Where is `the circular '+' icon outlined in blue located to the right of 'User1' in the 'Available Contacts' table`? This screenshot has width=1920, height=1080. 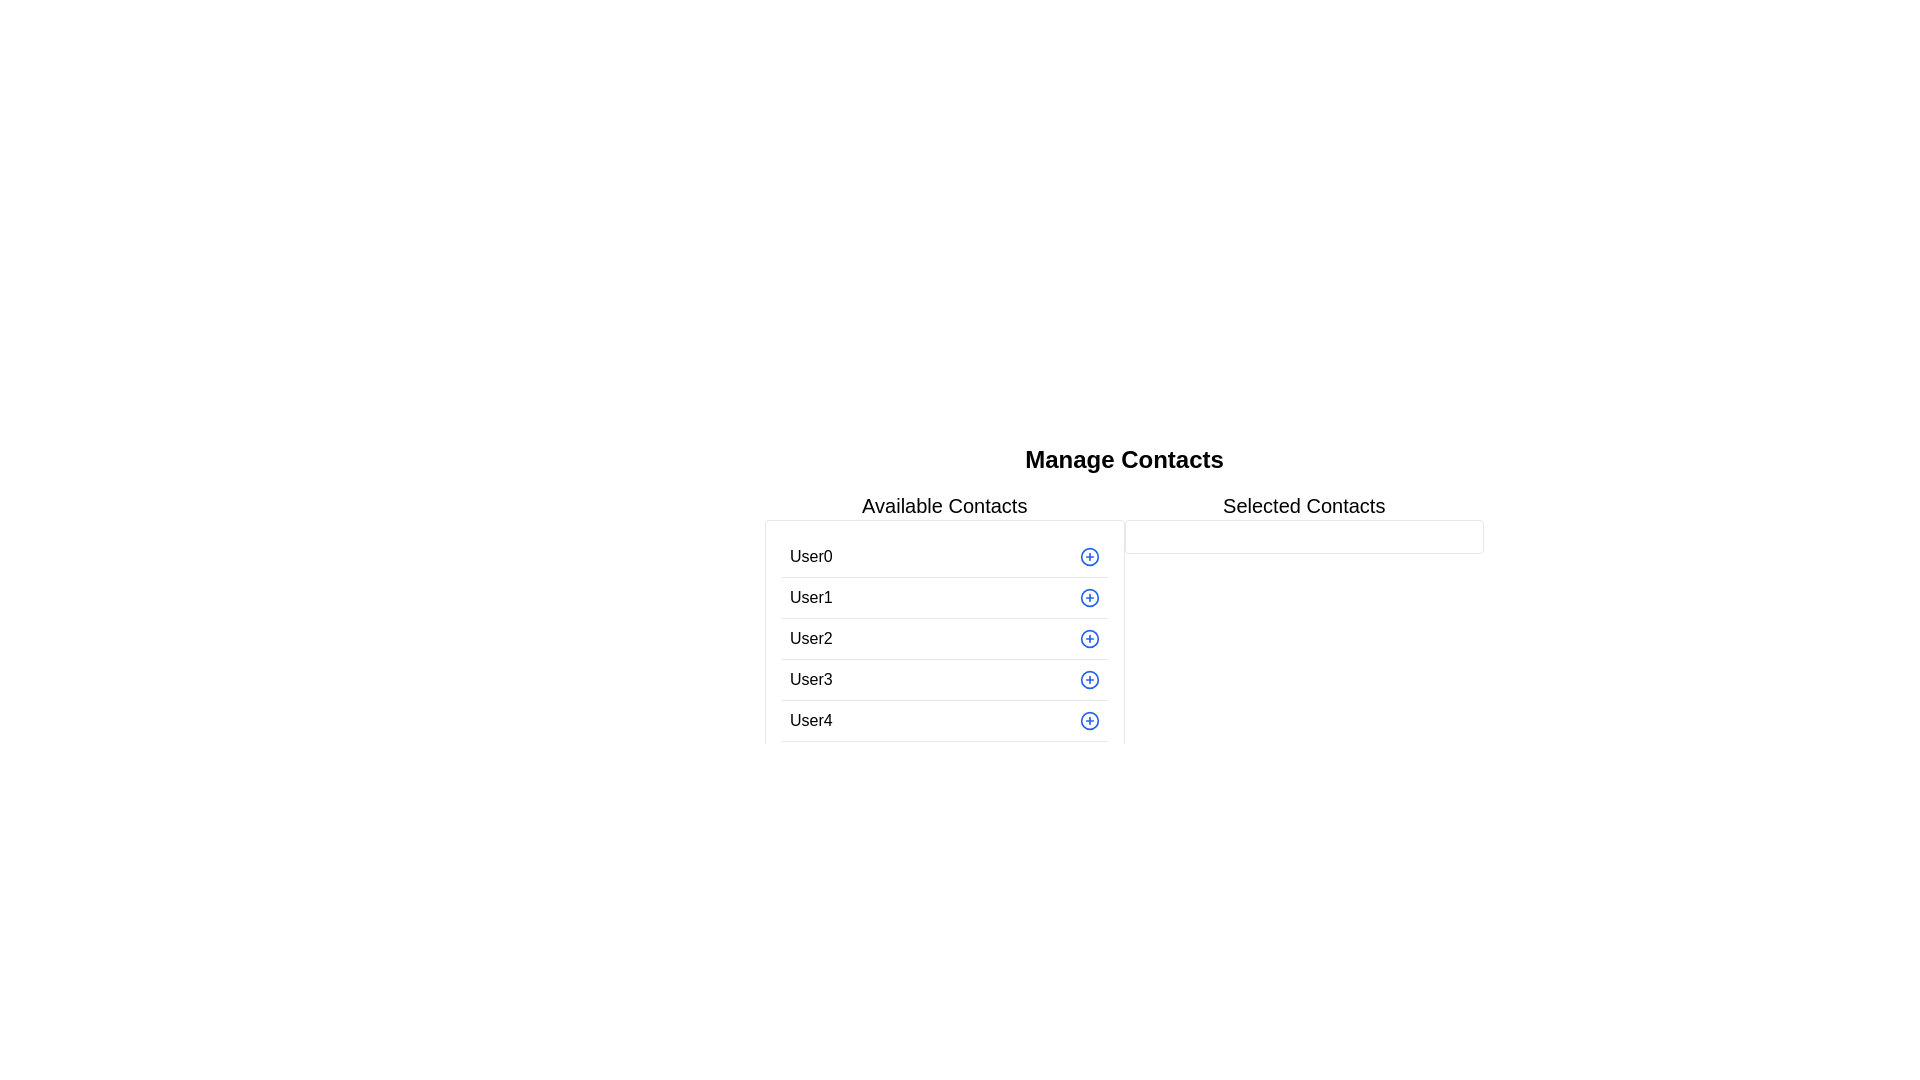
the circular '+' icon outlined in blue located to the right of 'User1' in the 'Available Contacts' table is located at coordinates (1088, 596).